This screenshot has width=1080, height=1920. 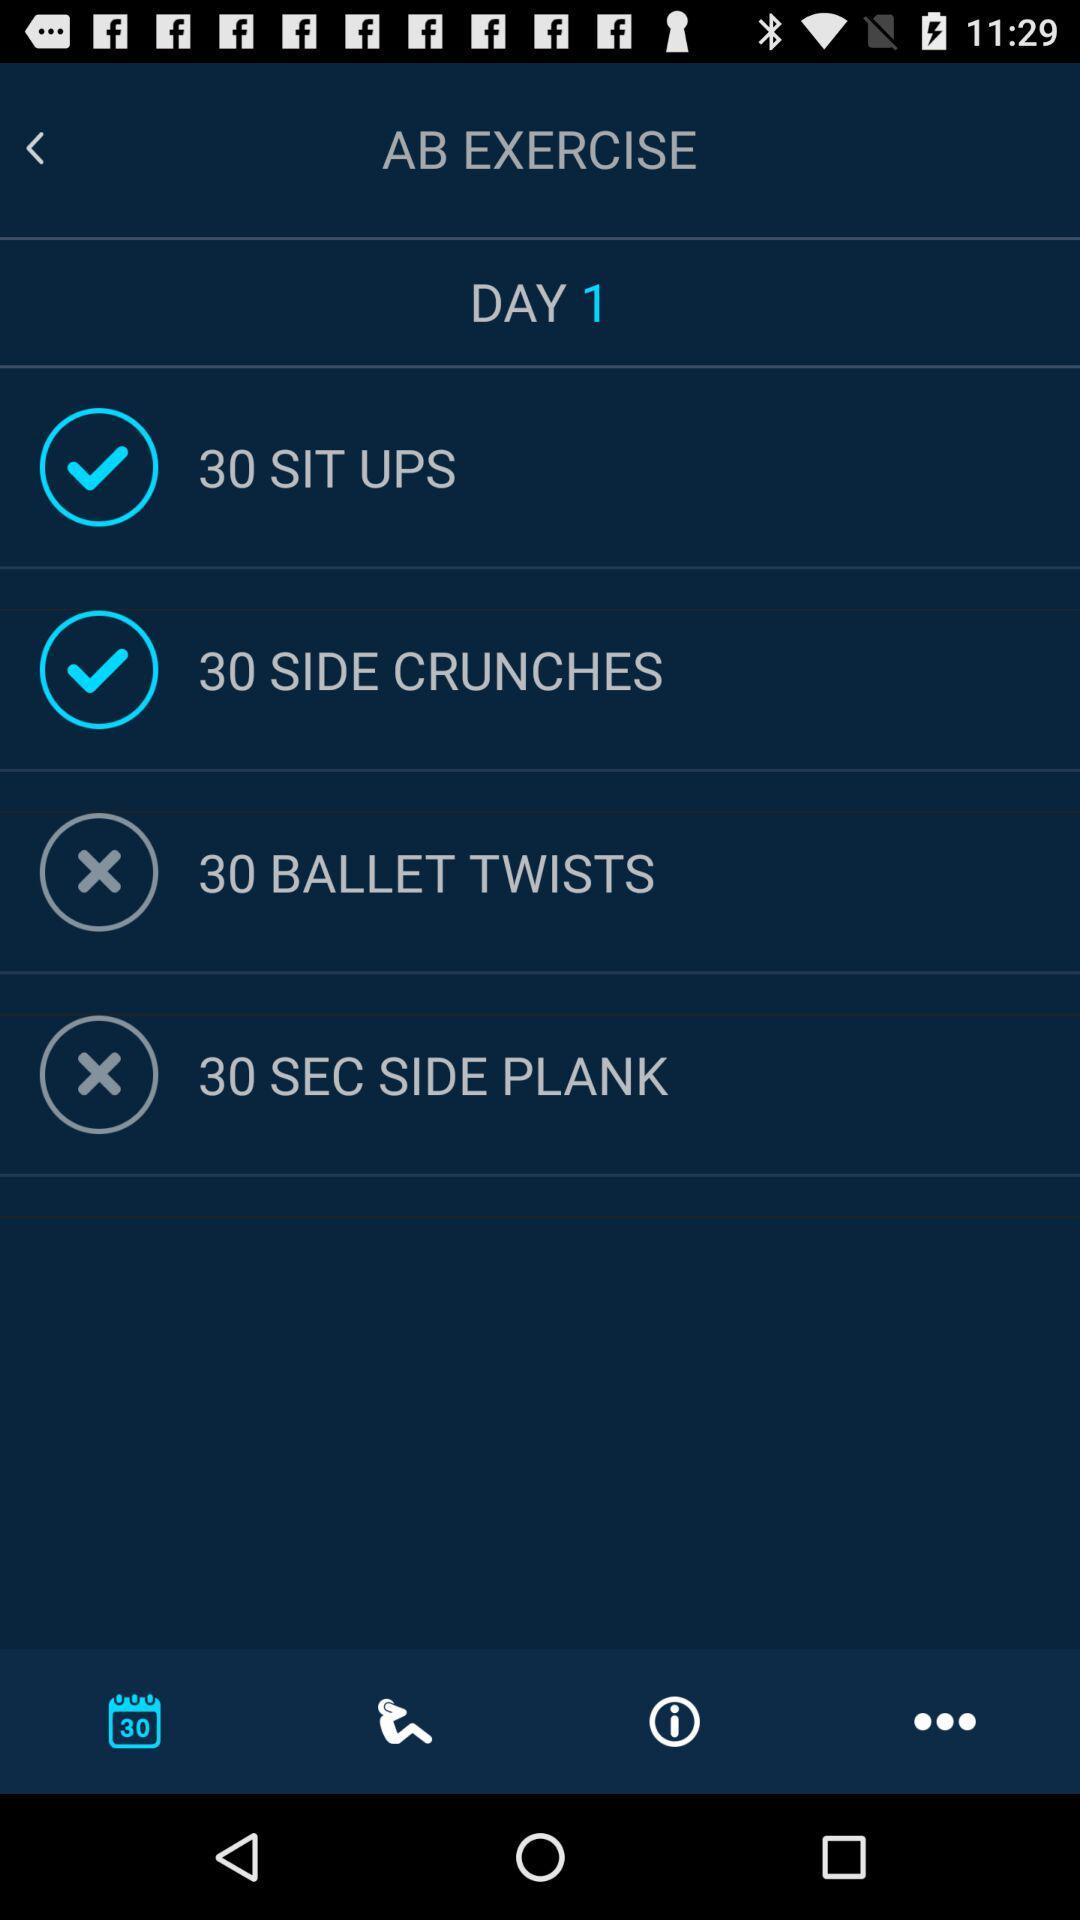 What do you see at coordinates (639, 872) in the screenshot?
I see `30 ballet twists` at bounding box center [639, 872].